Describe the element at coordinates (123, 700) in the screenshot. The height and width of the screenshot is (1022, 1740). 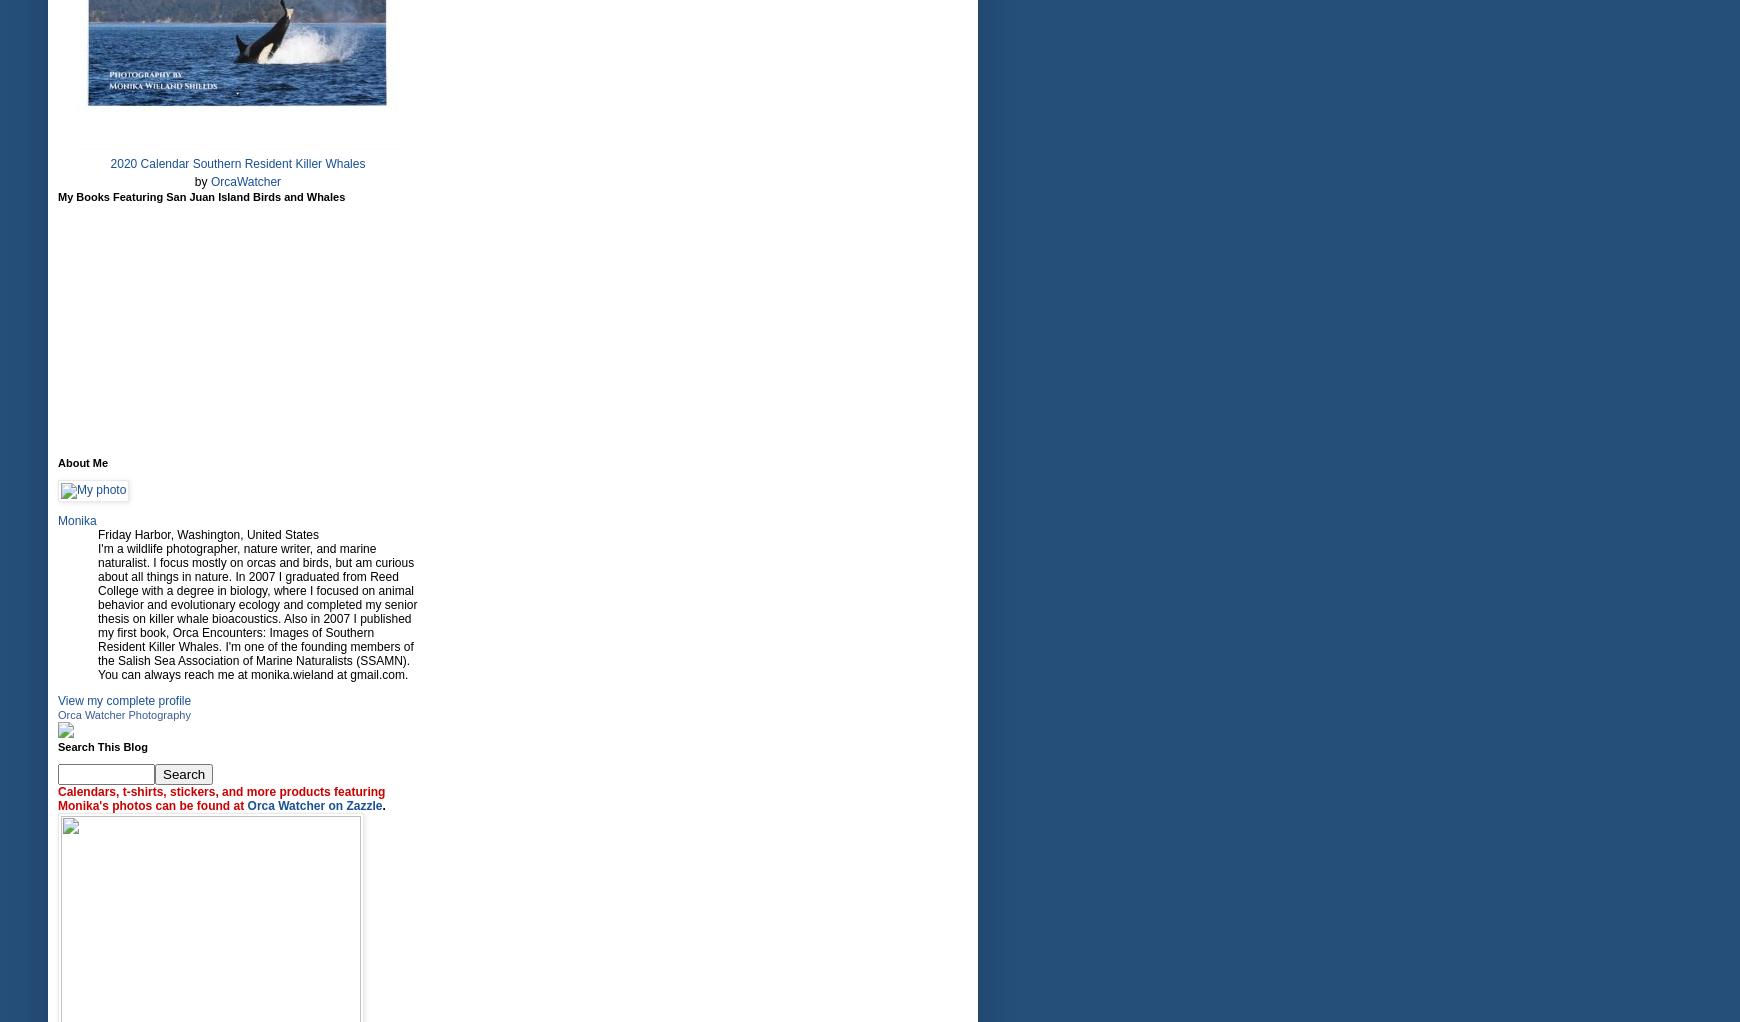
I see `'View my complete profile'` at that location.